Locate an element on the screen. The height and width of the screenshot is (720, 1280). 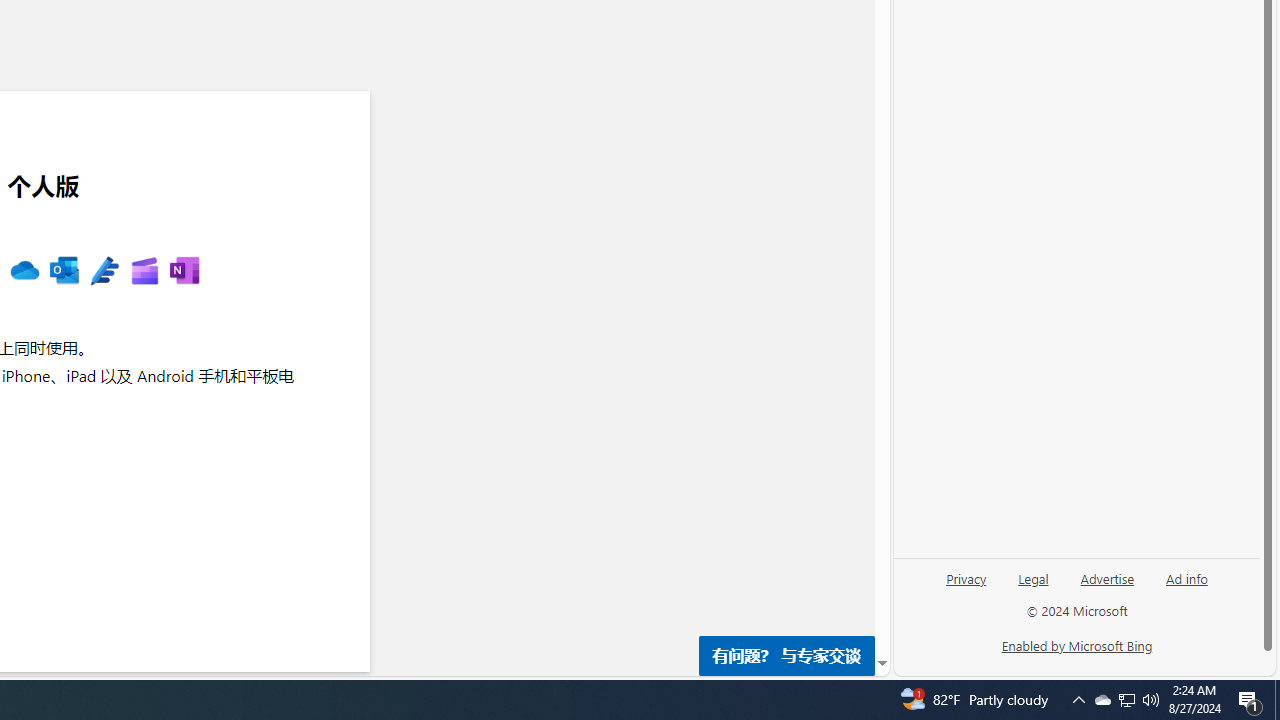
'MS OneNote' is located at coordinates (184, 271).